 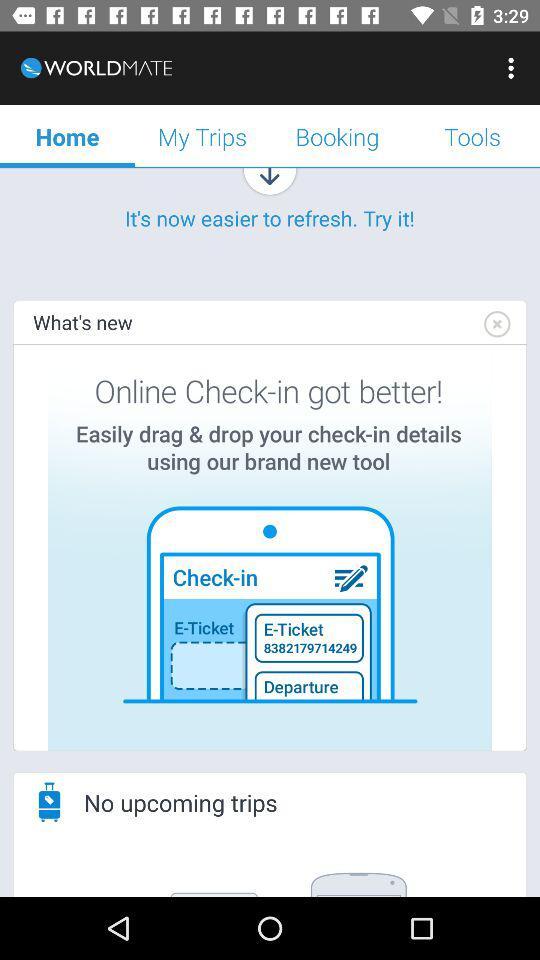 What do you see at coordinates (270, 547) in the screenshot?
I see `item above no upcoming trips icon` at bounding box center [270, 547].